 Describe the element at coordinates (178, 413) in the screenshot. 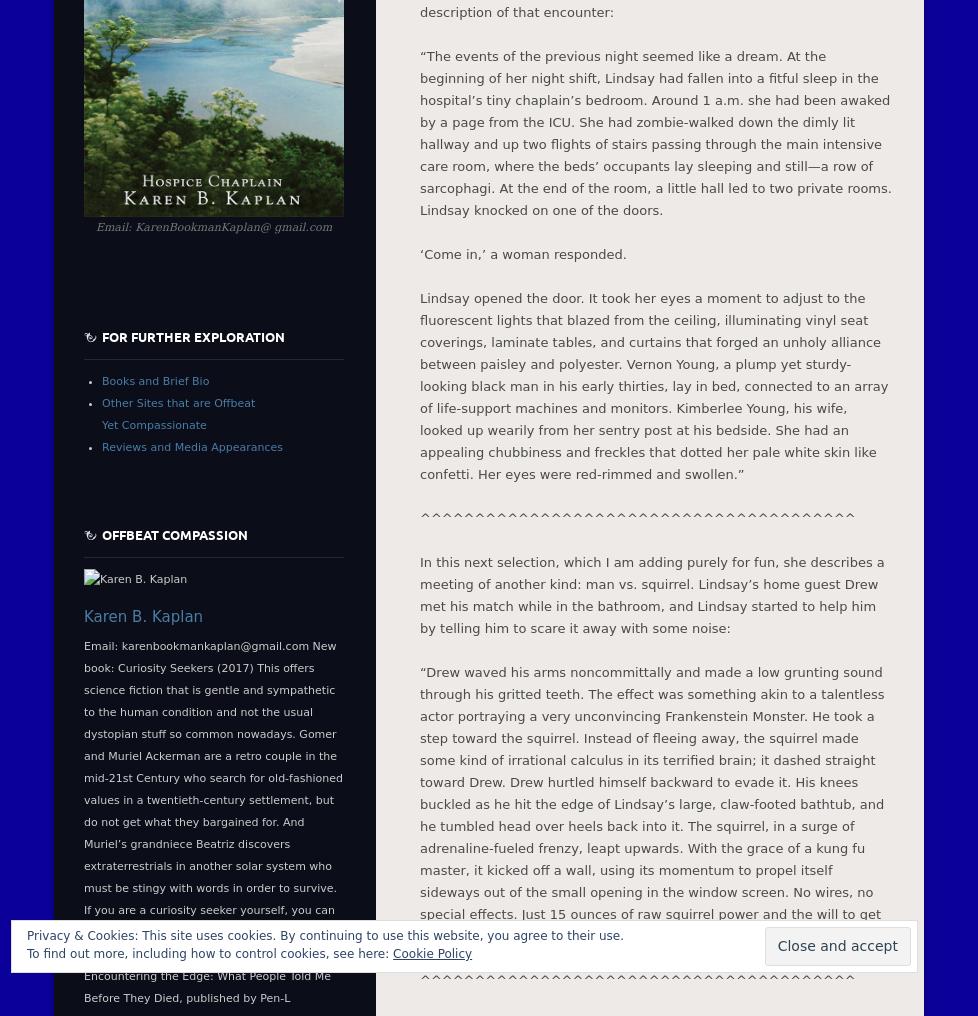

I see `'Other Sites that are Offbeat Yet Compassionate'` at that location.